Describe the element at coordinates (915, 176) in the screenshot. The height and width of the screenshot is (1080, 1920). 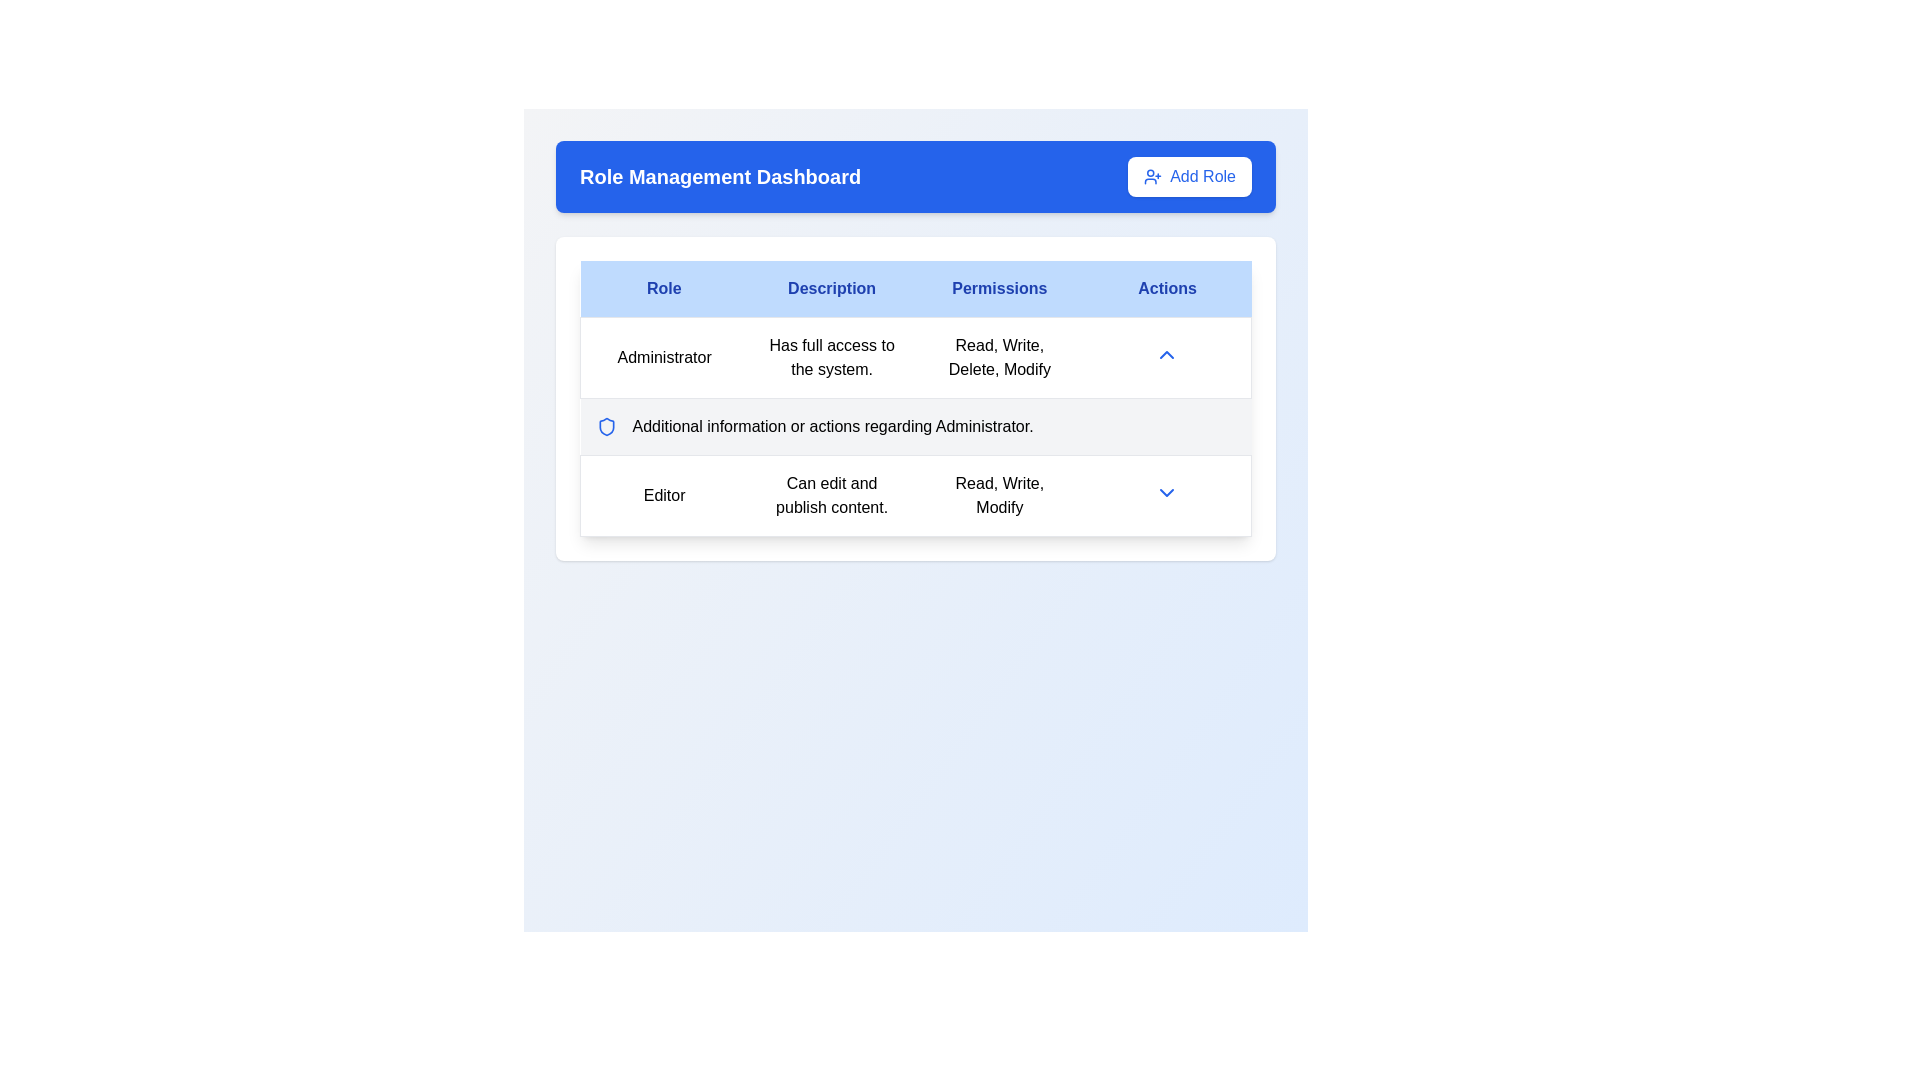
I see `the header section of the page titled 'Role Management Dashboard' for accessibility navigation` at that location.